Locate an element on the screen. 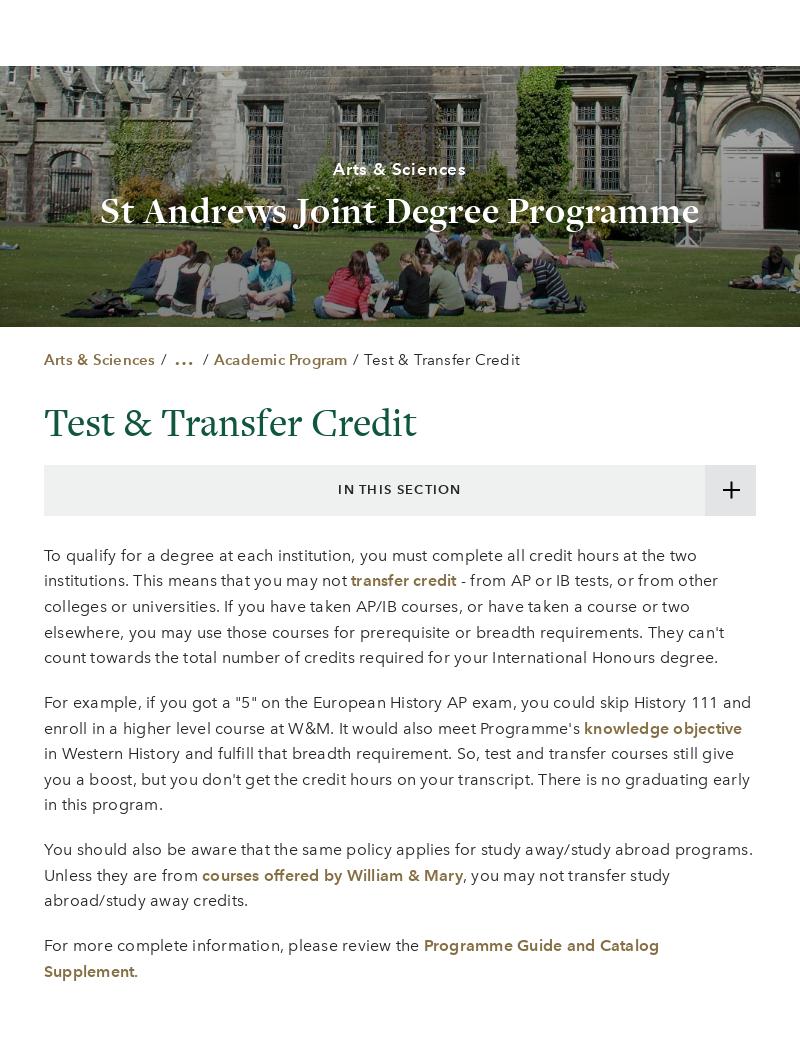 The width and height of the screenshot is (800, 1040). 'Follow W&M on Social Media:' is located at coordinates (398, 584).